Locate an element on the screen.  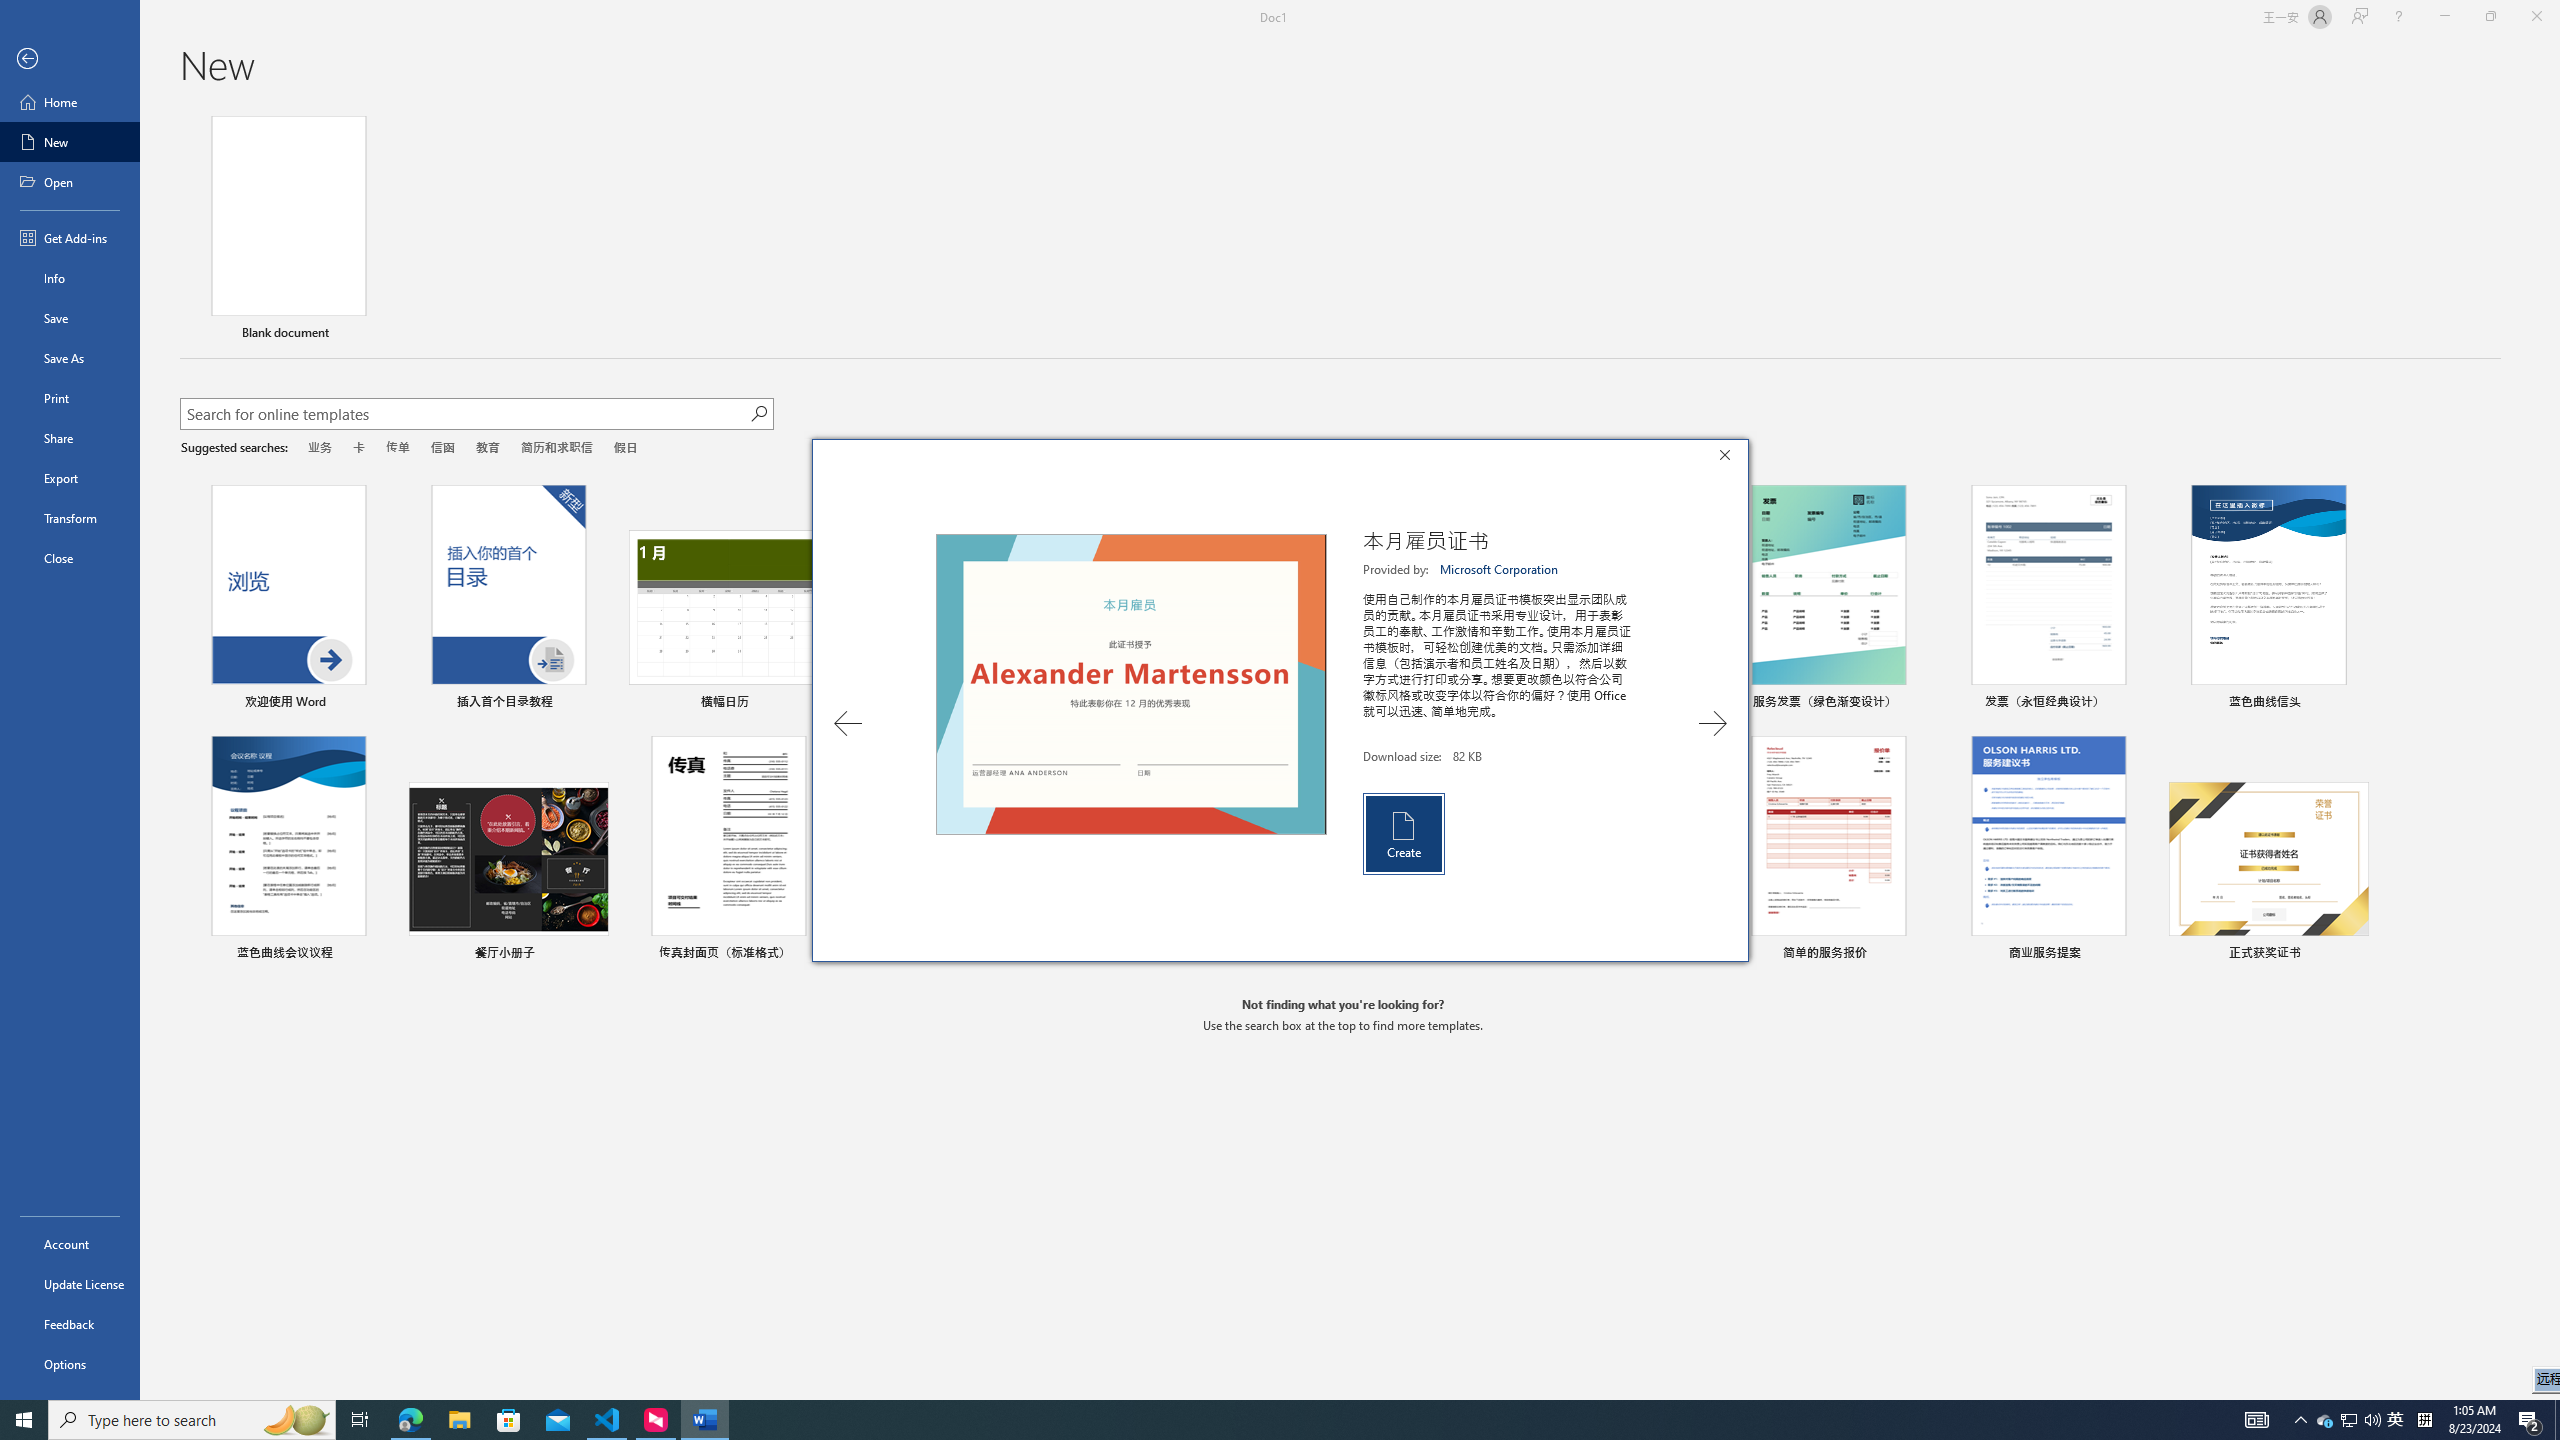
'Microsoft Store' is located at coordinates (458, 1418).